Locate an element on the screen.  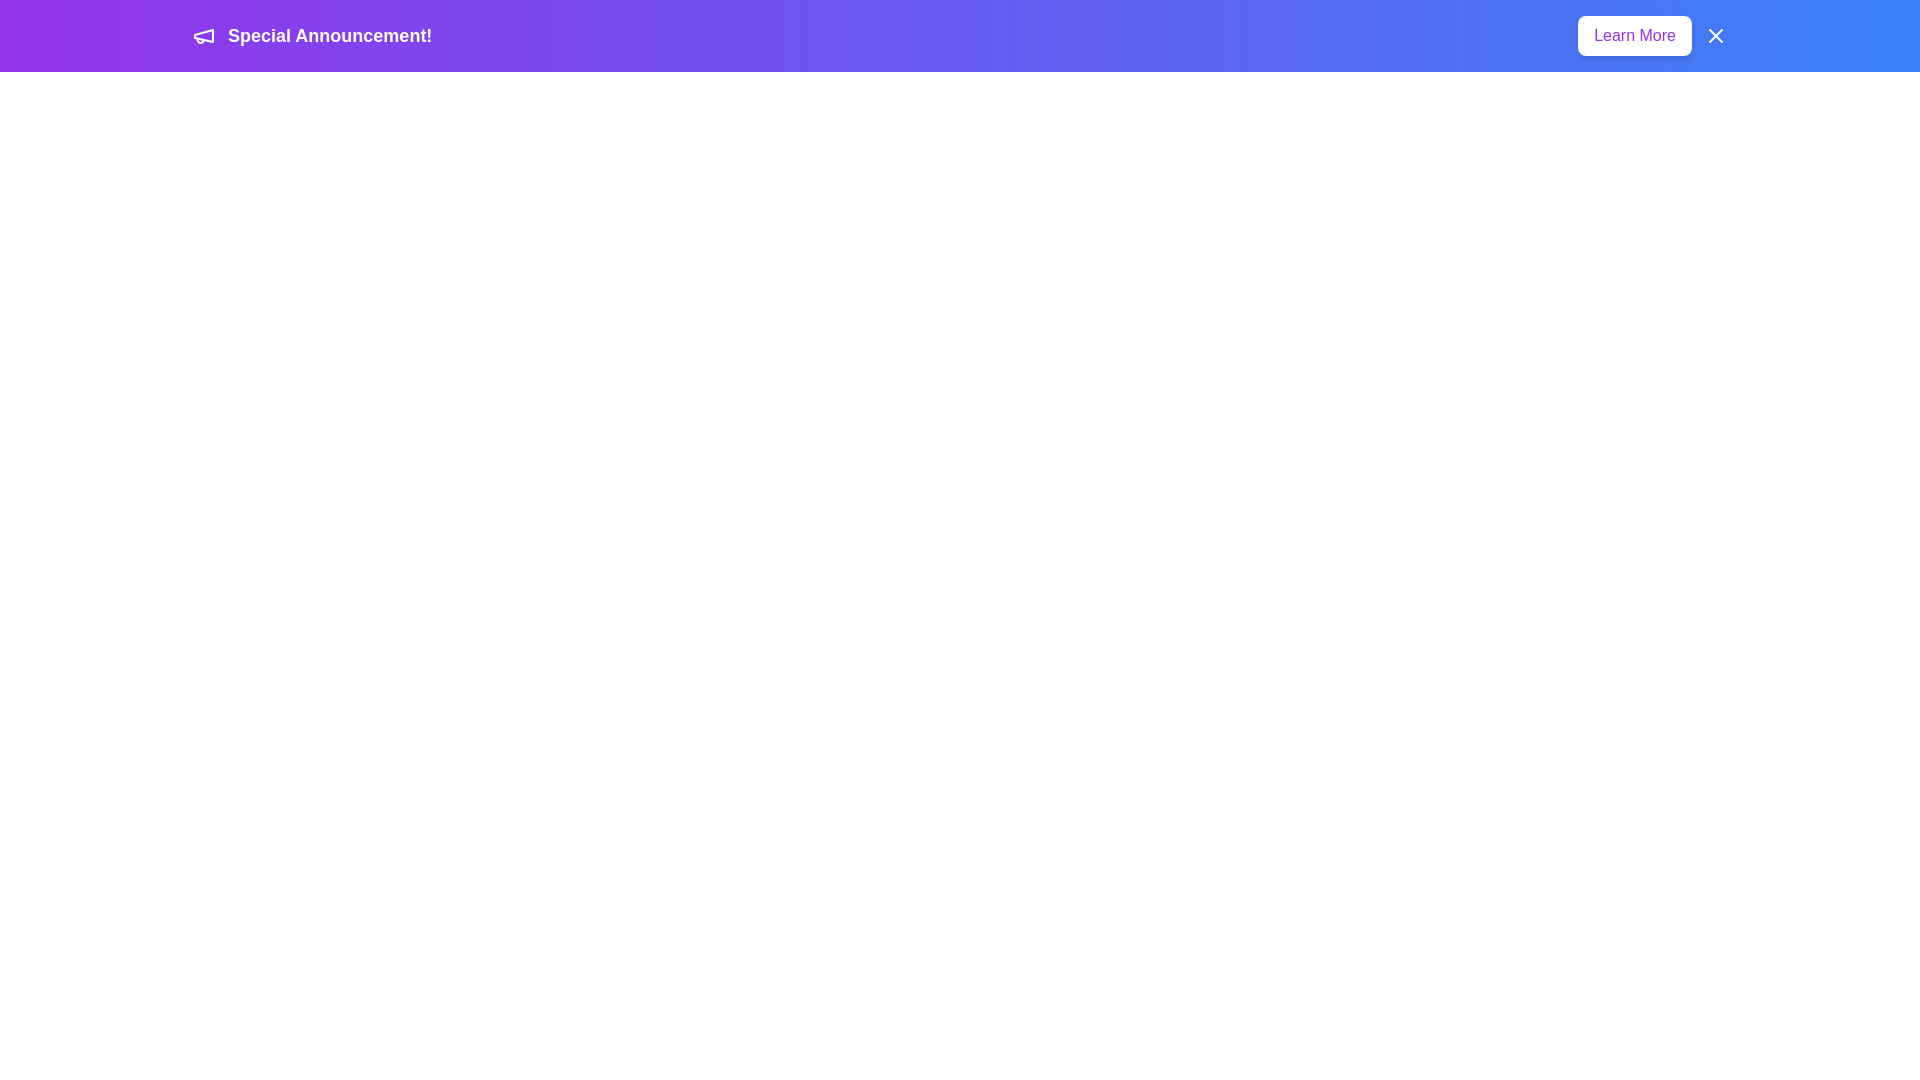
the 'Learn More' button to navigate to additional information is located at coordinates (1635, 35).